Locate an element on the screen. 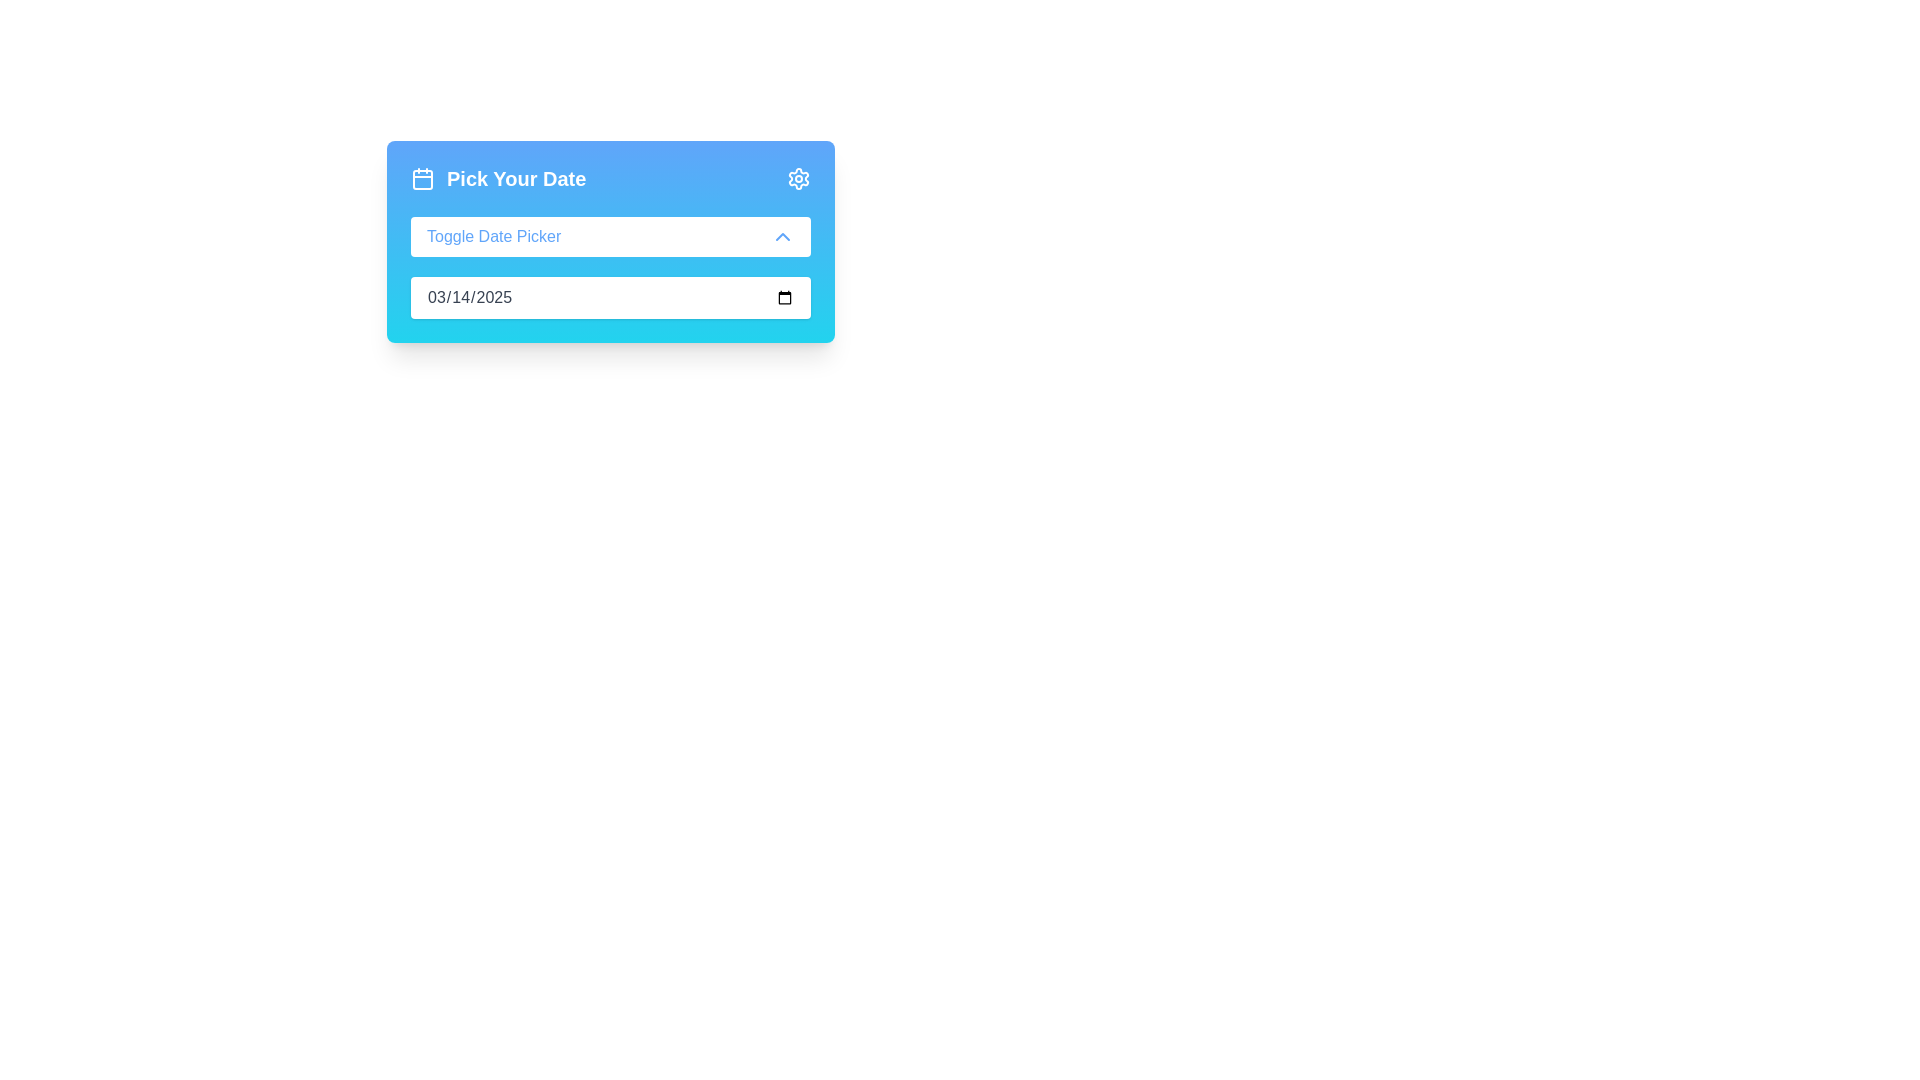 The width and height of the screenshot is (1920, 1080). the settings icon located in the top-right corner of a blue gradient card is located at coordinates (797, 177).